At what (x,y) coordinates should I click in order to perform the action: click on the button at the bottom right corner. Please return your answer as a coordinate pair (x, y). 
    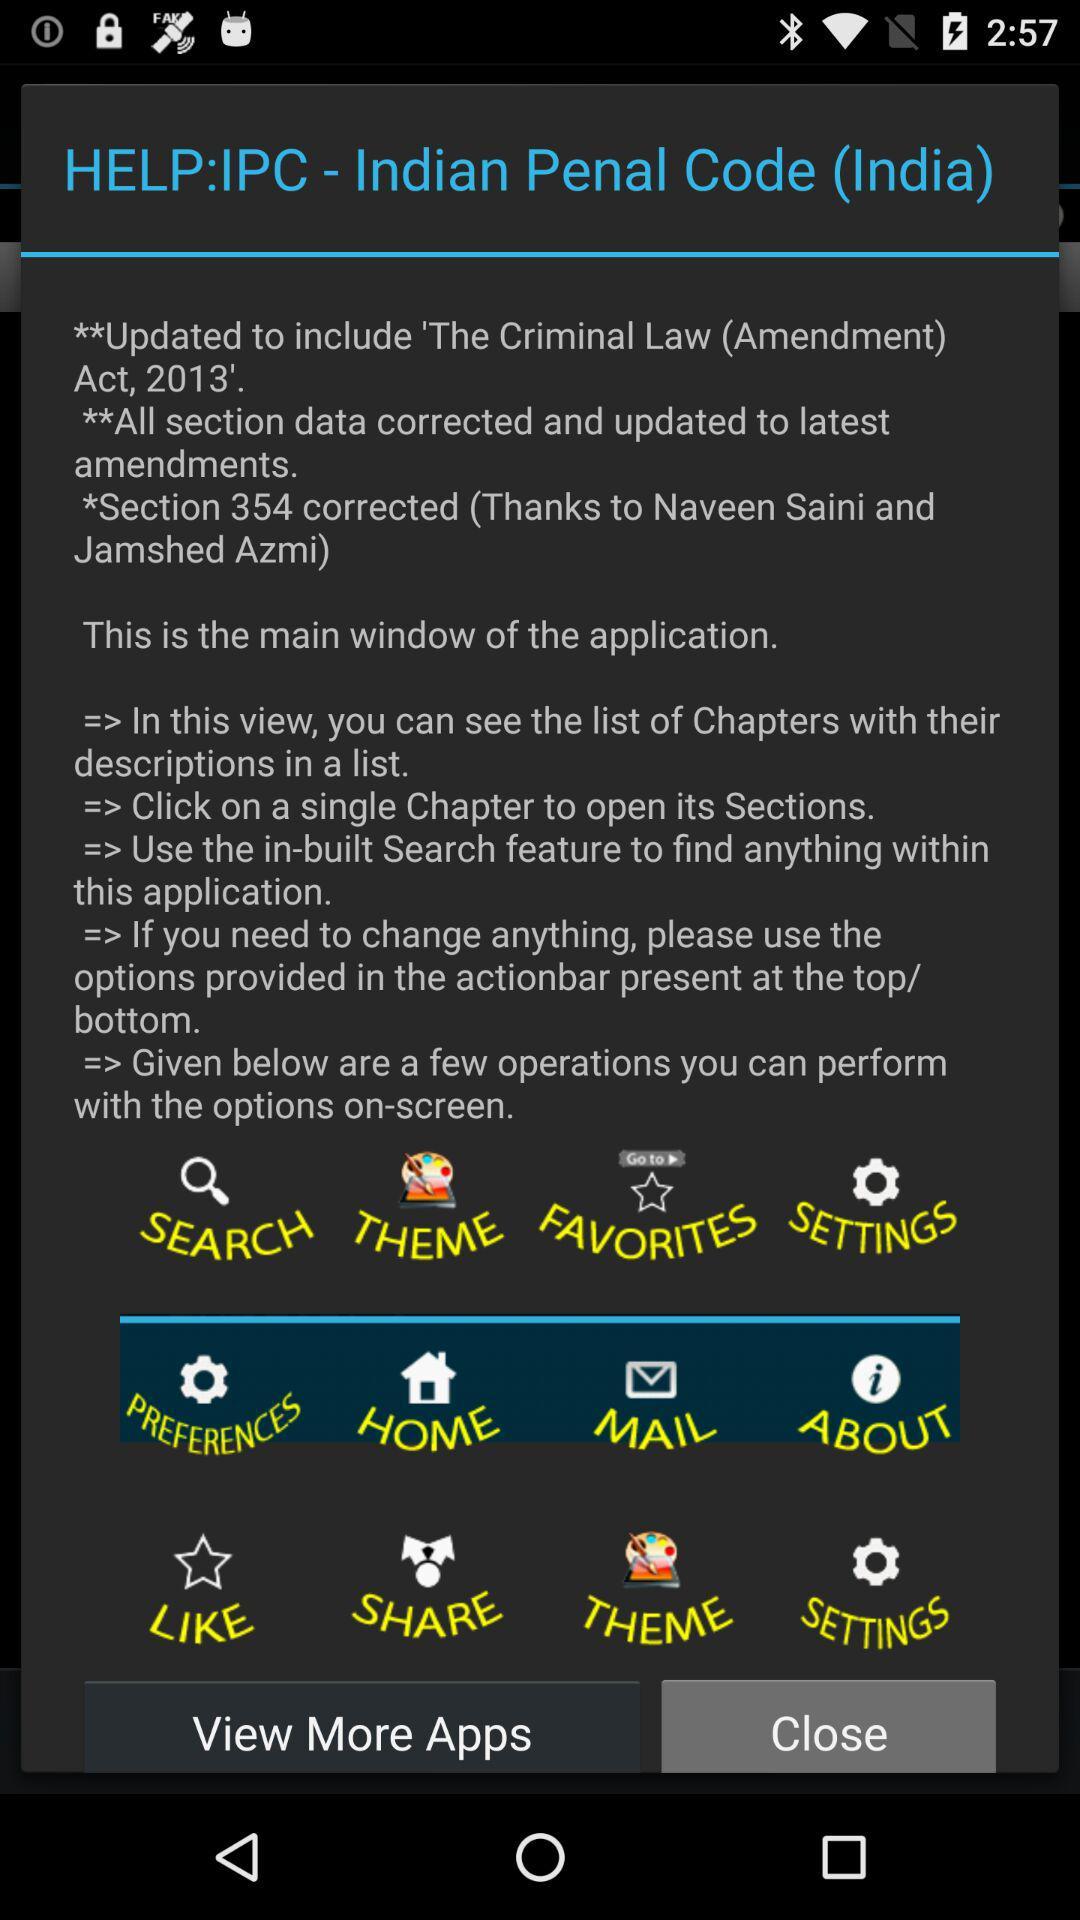
    Looking at the image, I should click on (828, 1720).